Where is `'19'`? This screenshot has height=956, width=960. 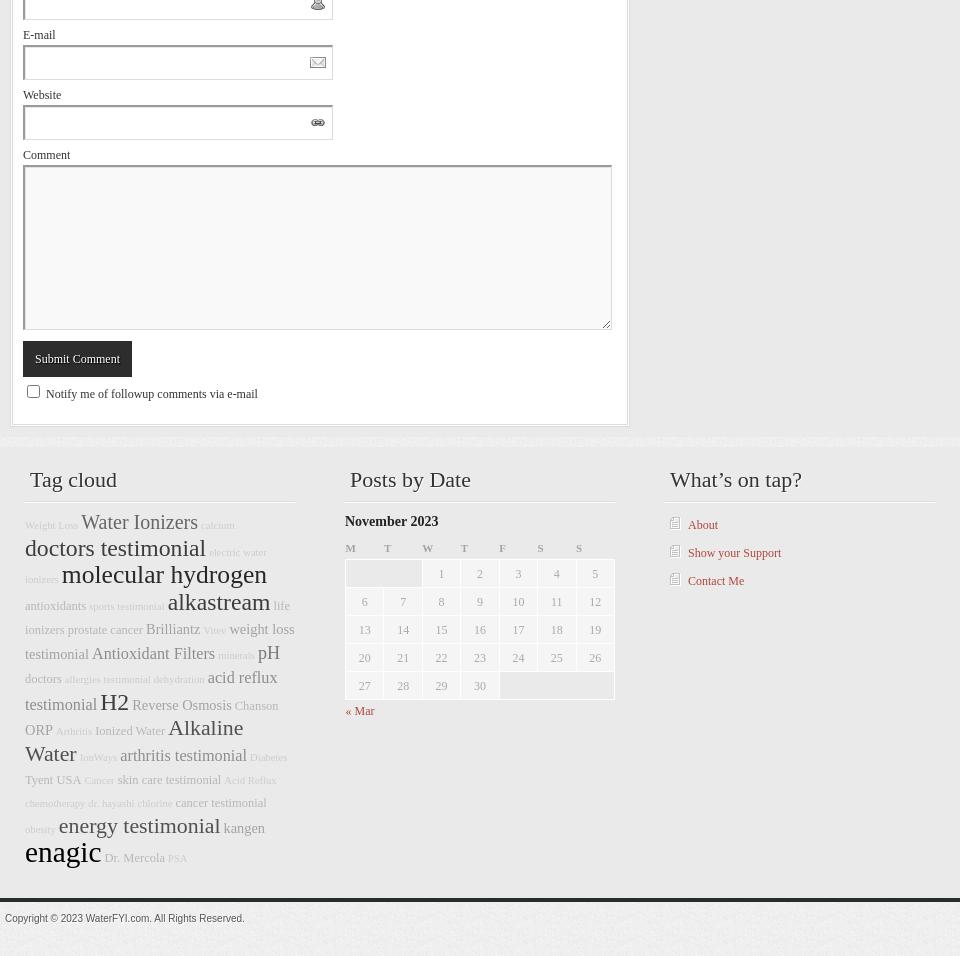
'19' is located at coordinates (588, 630).